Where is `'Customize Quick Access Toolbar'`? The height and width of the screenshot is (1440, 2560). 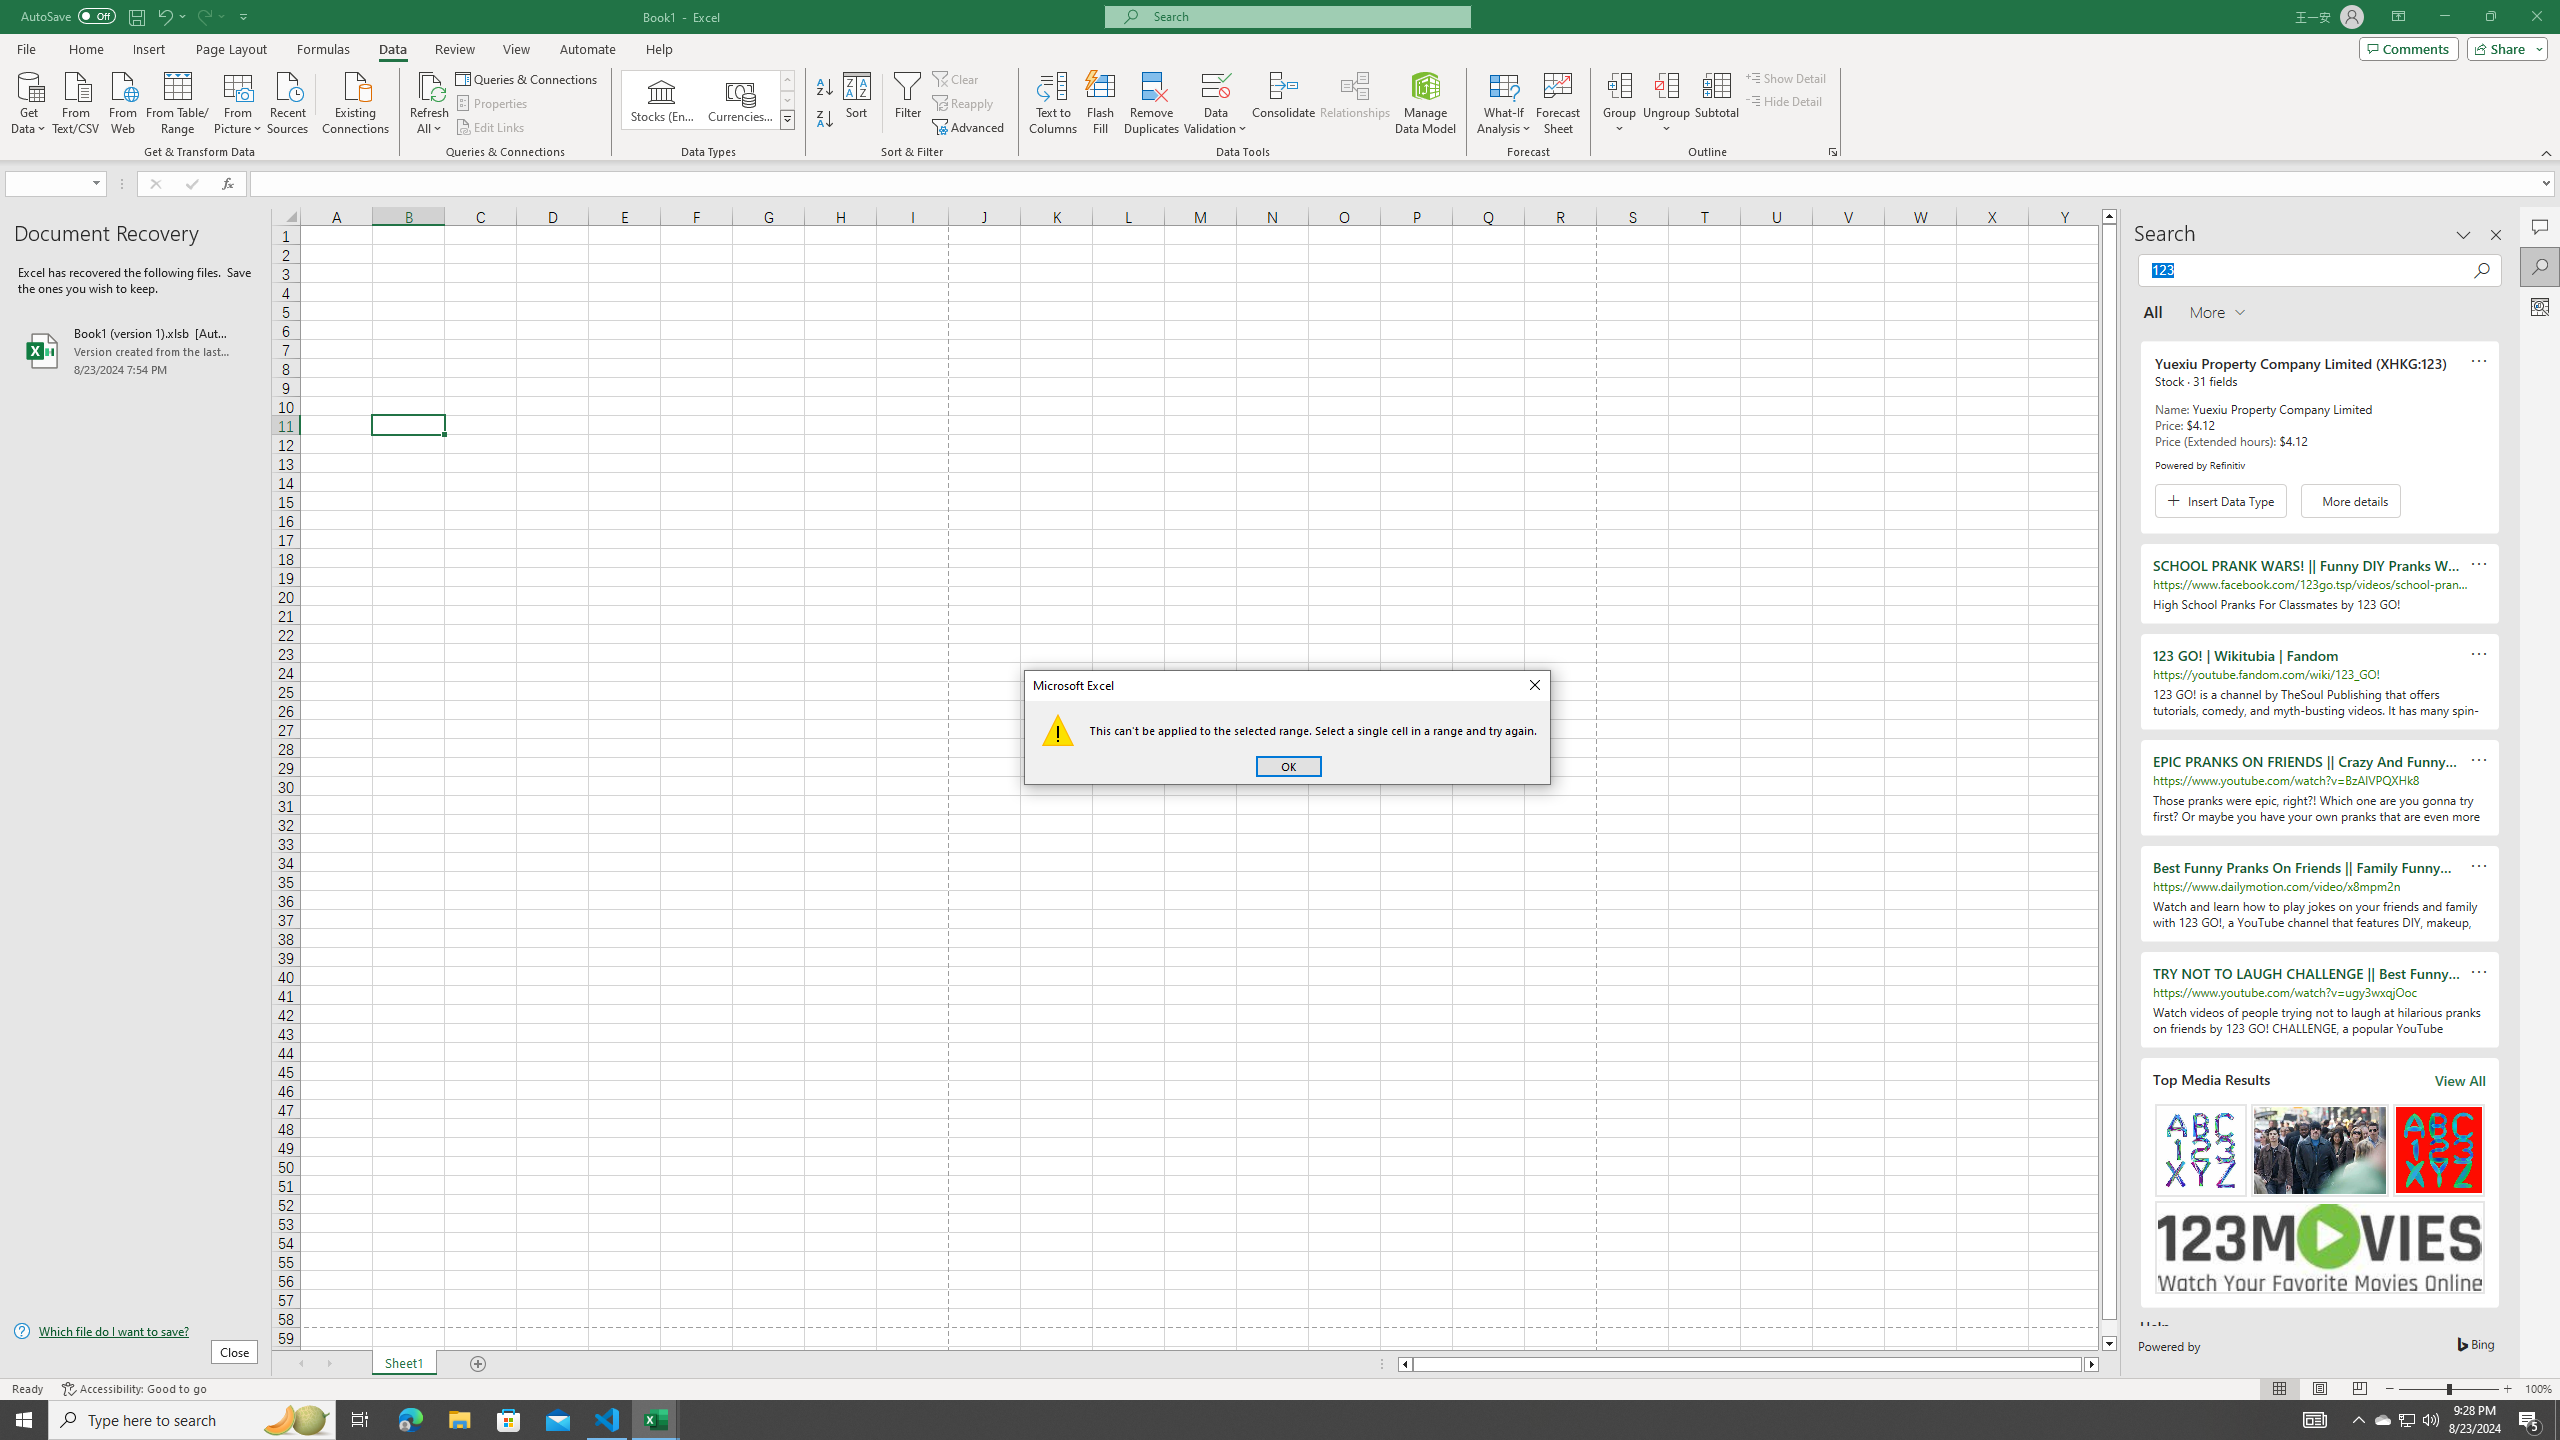
'Customize Quick Access Toolbar' is located at coordinates (244, 15).